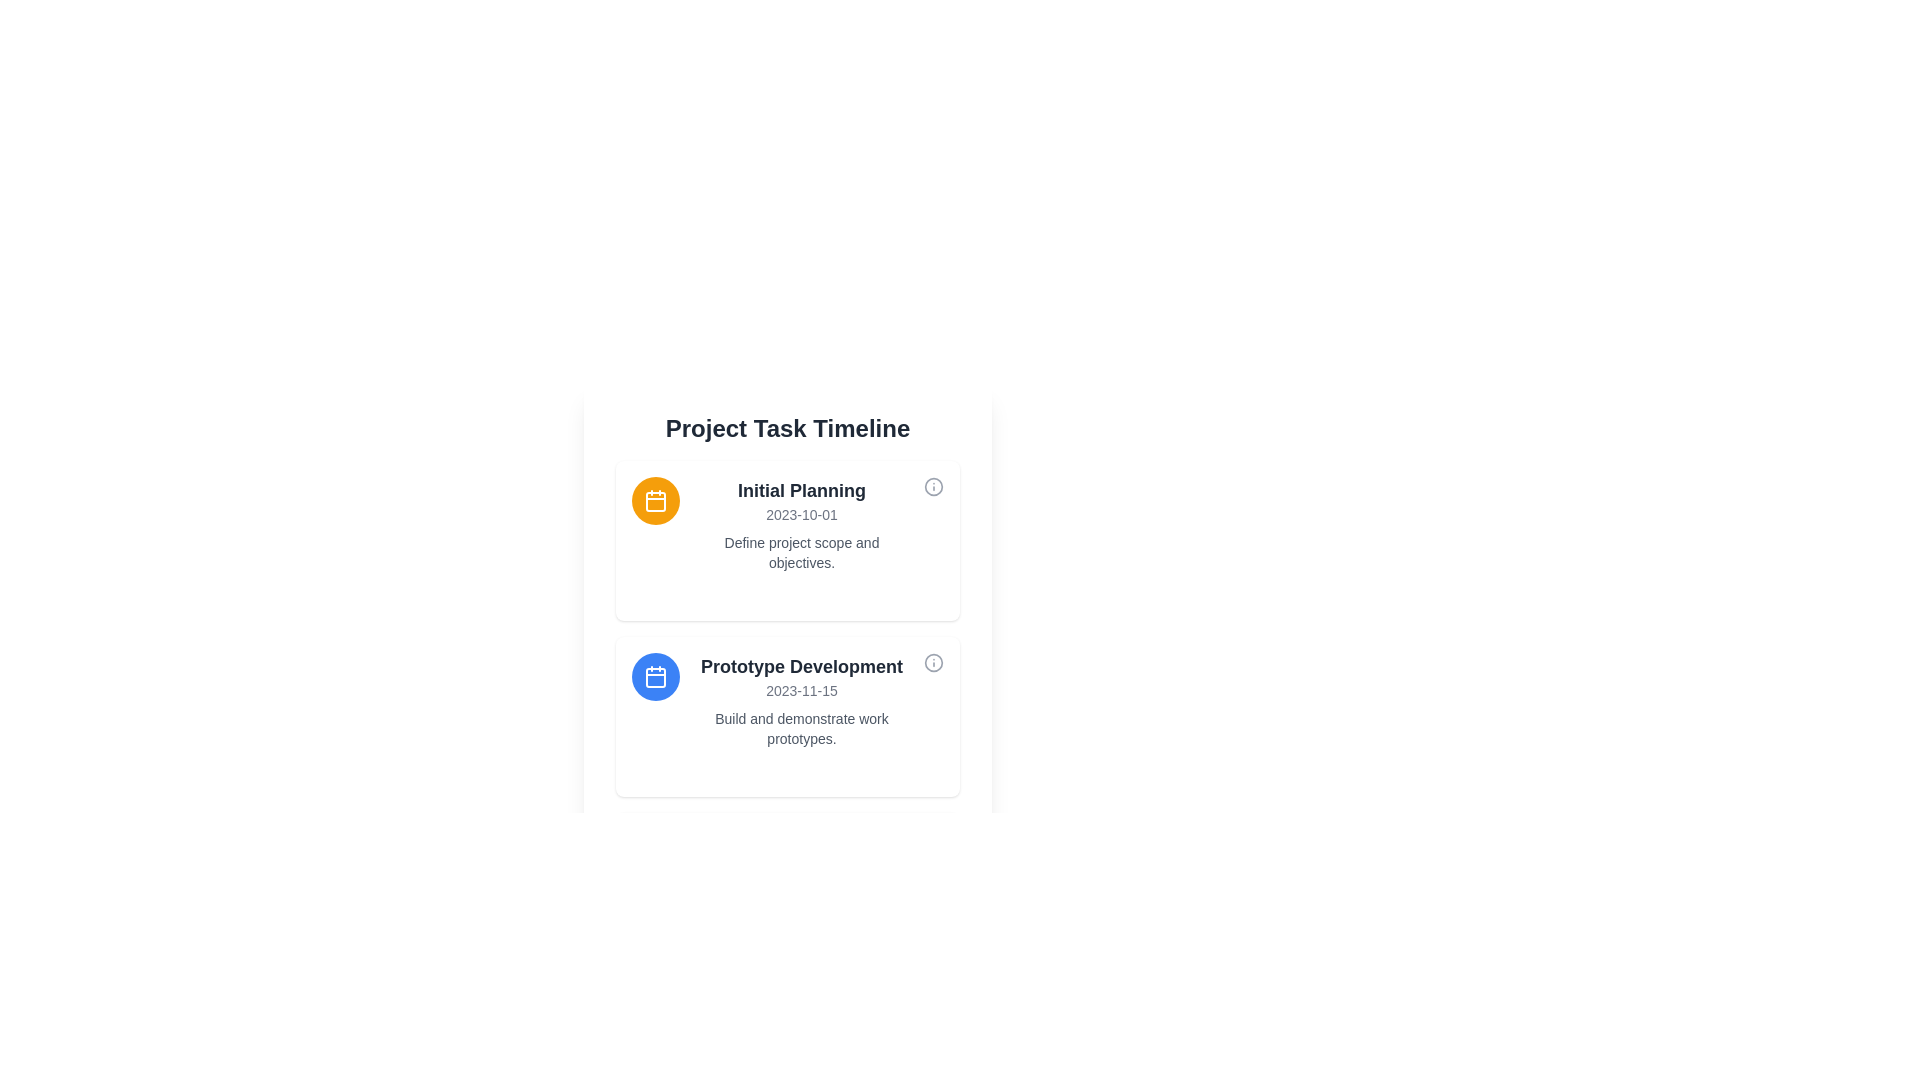  I want to click on the circular blue icon with a white calendar symbol that is located to the left of the text 'Prototype Development' and above the date '2023-11-15', so click(656, 676).